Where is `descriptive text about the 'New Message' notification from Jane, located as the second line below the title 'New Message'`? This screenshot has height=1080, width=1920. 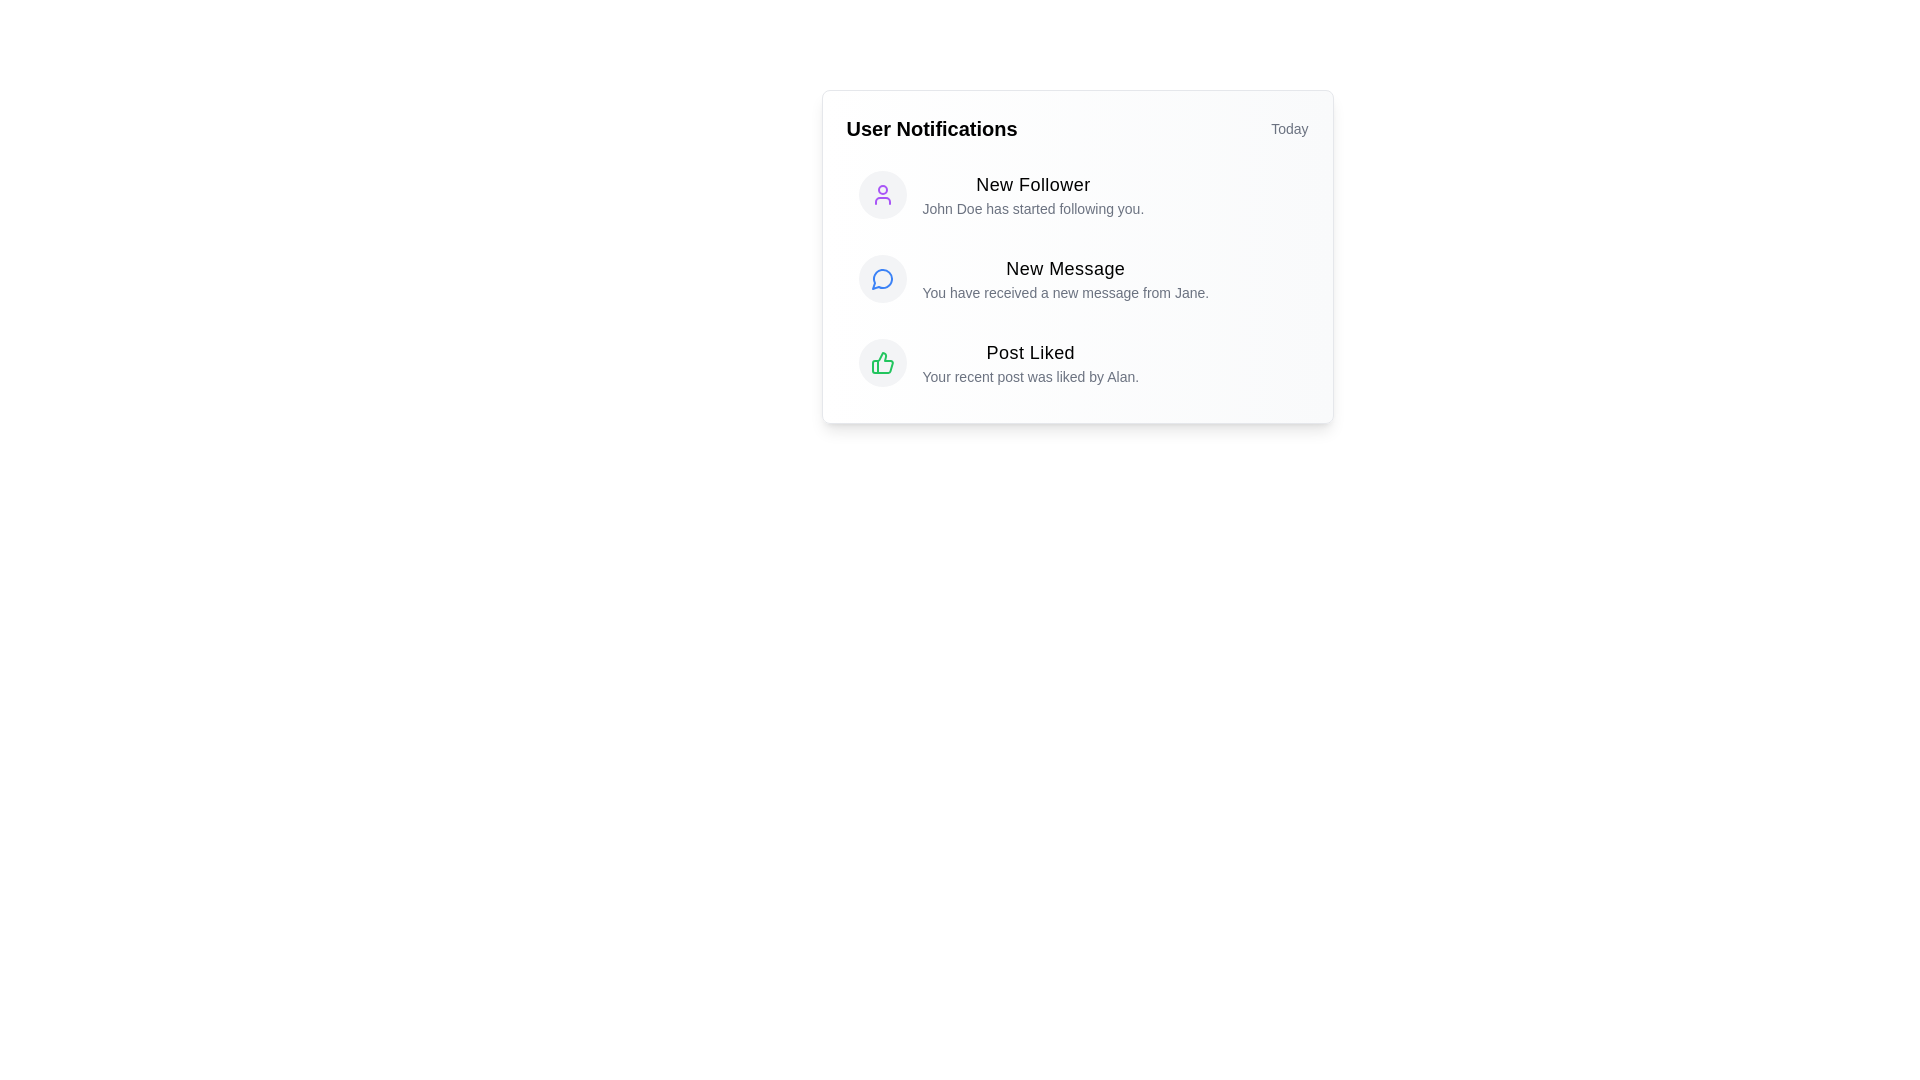 descriptive text about the 'New Message' notification from Jane, located as the second line below the title 'New Message' is located at coordinates (1064, 293).